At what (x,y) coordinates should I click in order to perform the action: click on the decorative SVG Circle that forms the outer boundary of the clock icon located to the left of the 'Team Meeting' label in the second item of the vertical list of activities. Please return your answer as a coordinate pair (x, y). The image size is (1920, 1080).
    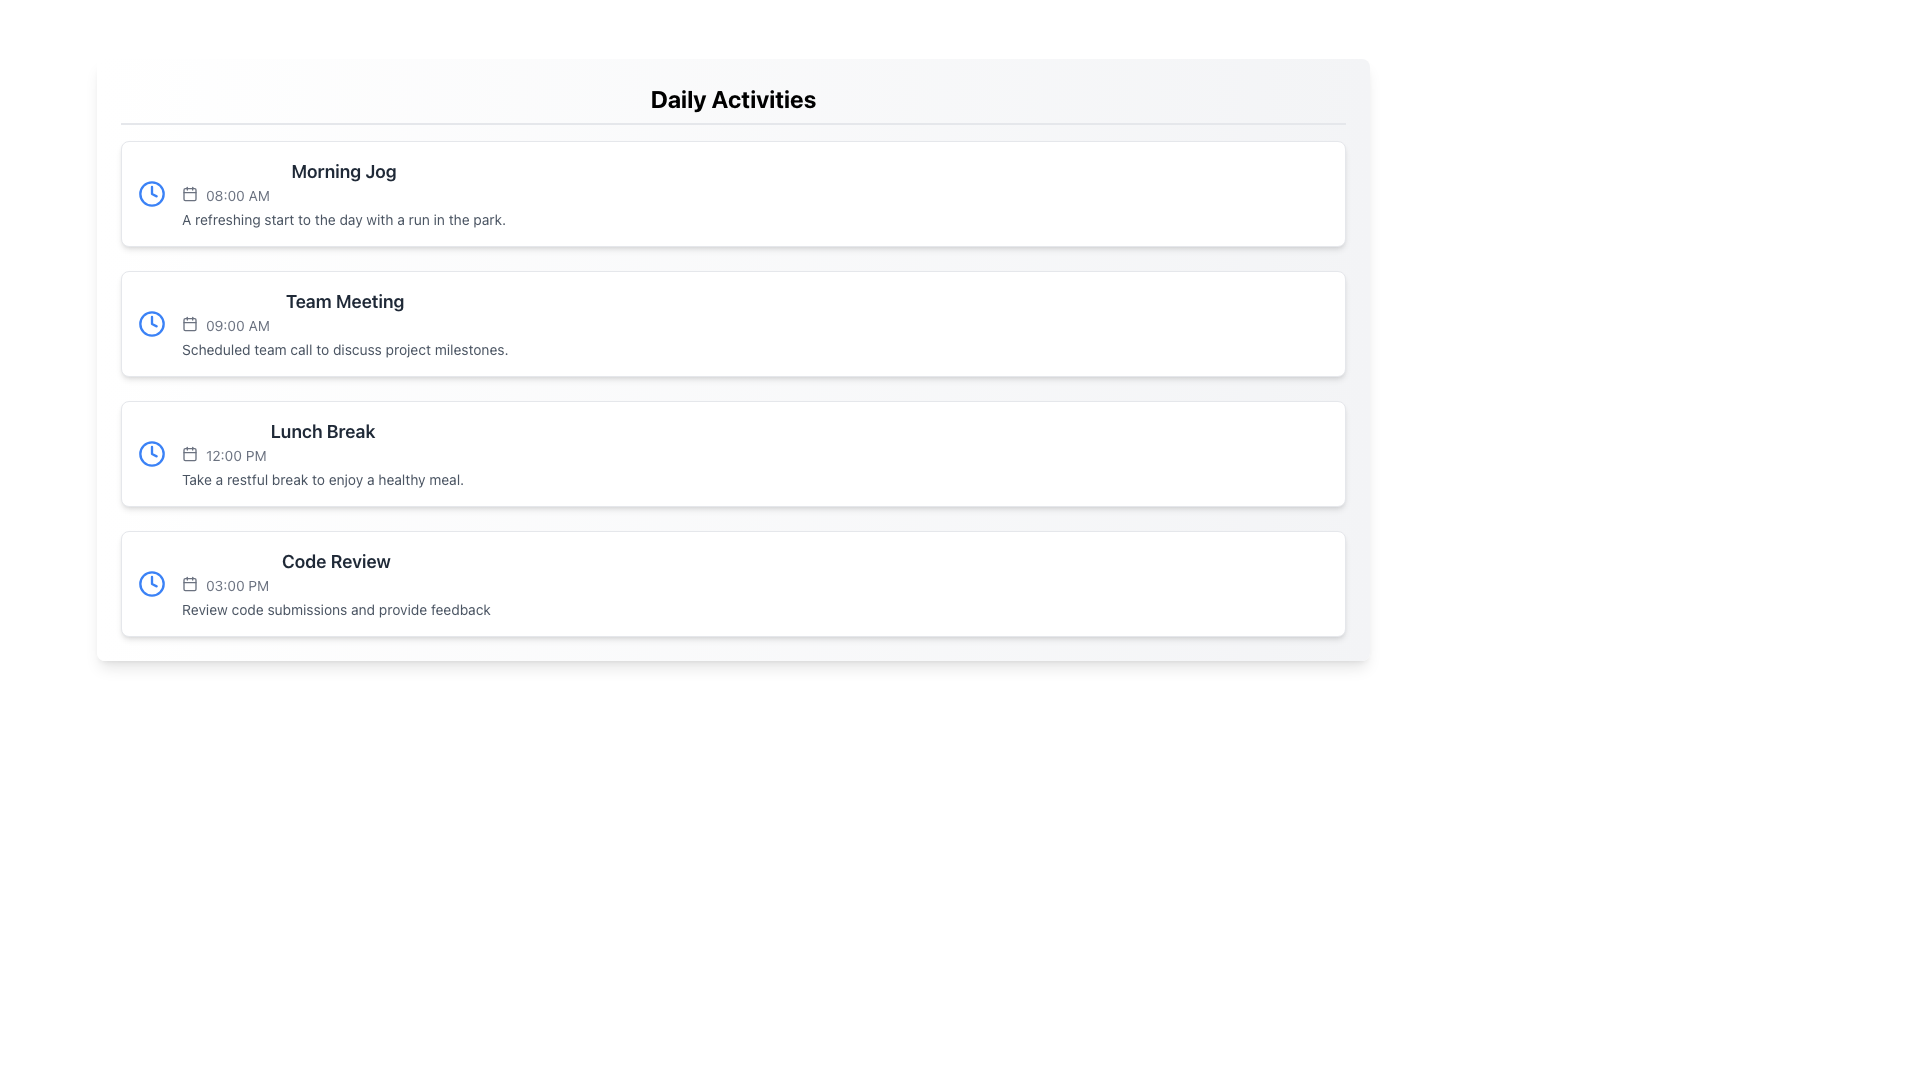
    Looking at the image, I should click on (151, 323).